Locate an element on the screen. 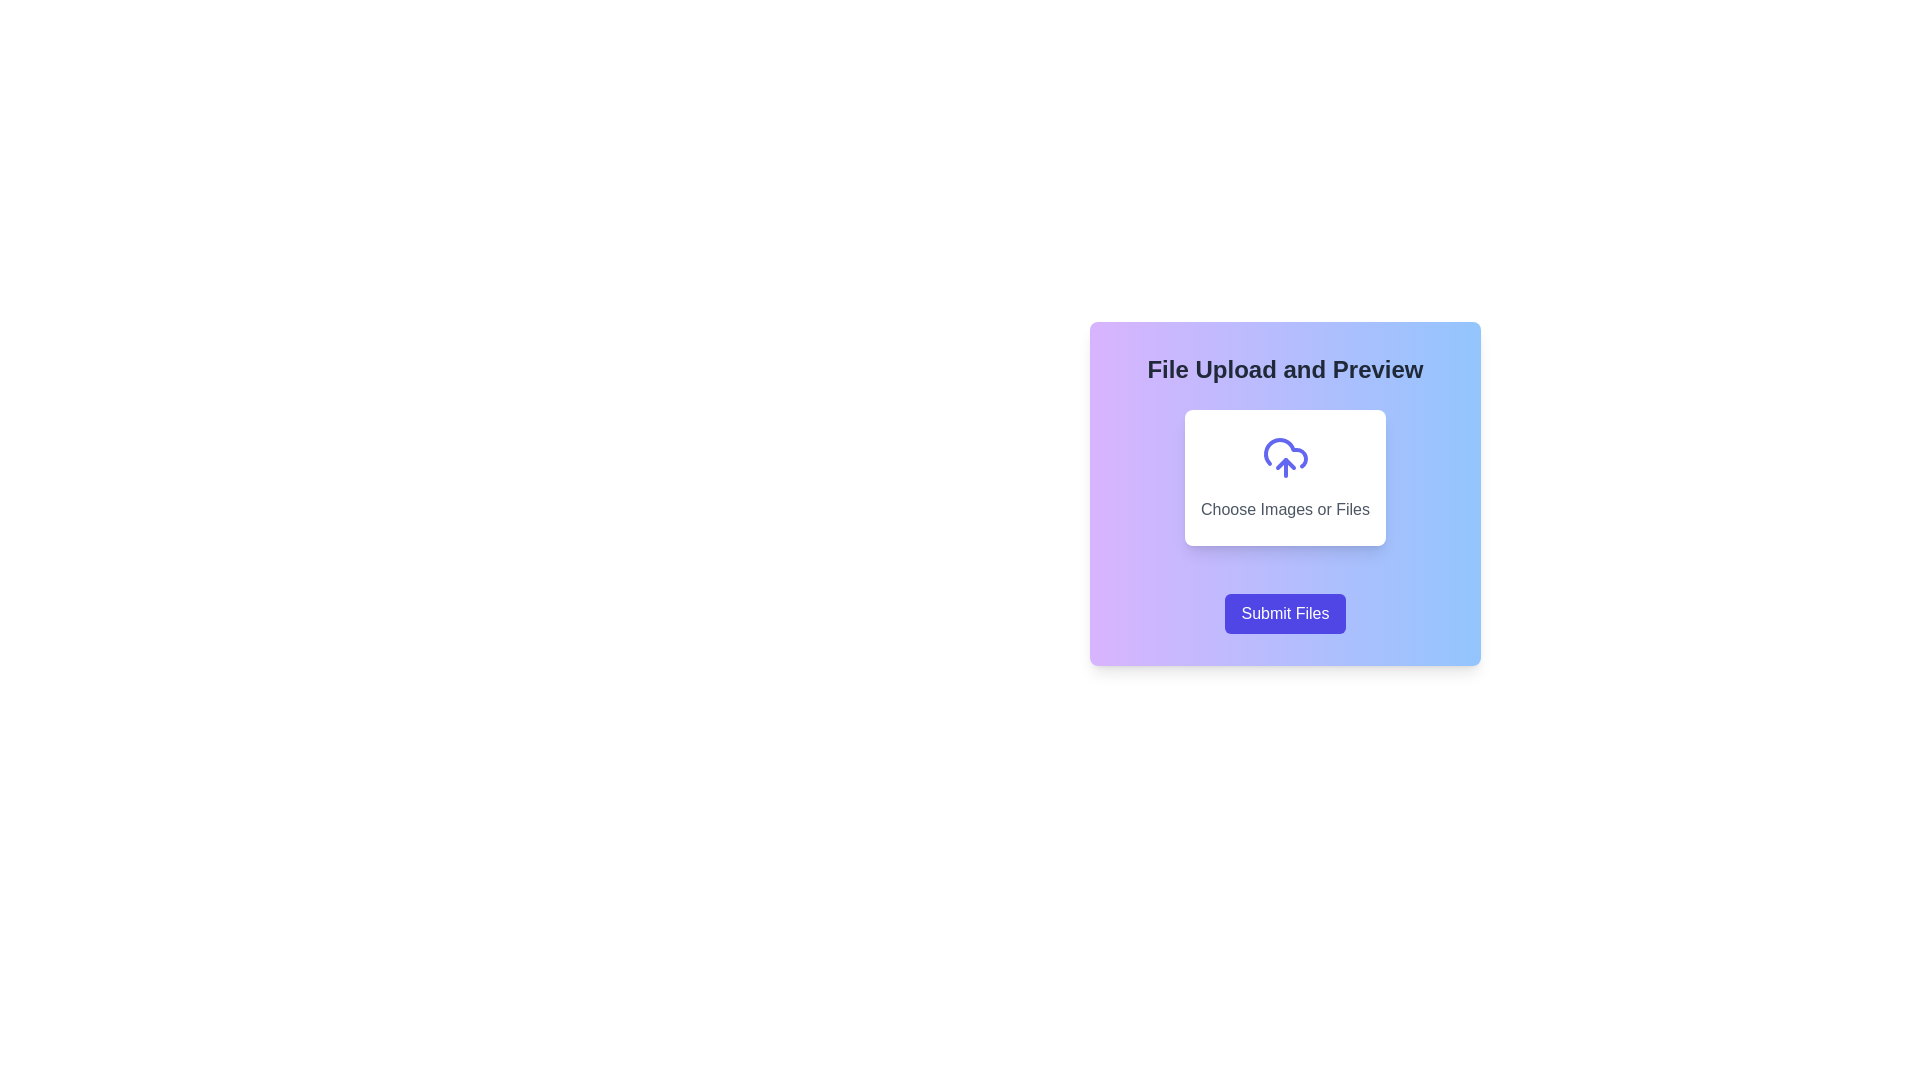 The height and width of the screenshot is (1080, 1920). the 'File Upload and Preview' panel, which features a gradient background from purple to blue and includes a centered white card with 'Choose Images or Files' and a 'Submit Files' button at the bottom is located at coordinates (1285, 493).